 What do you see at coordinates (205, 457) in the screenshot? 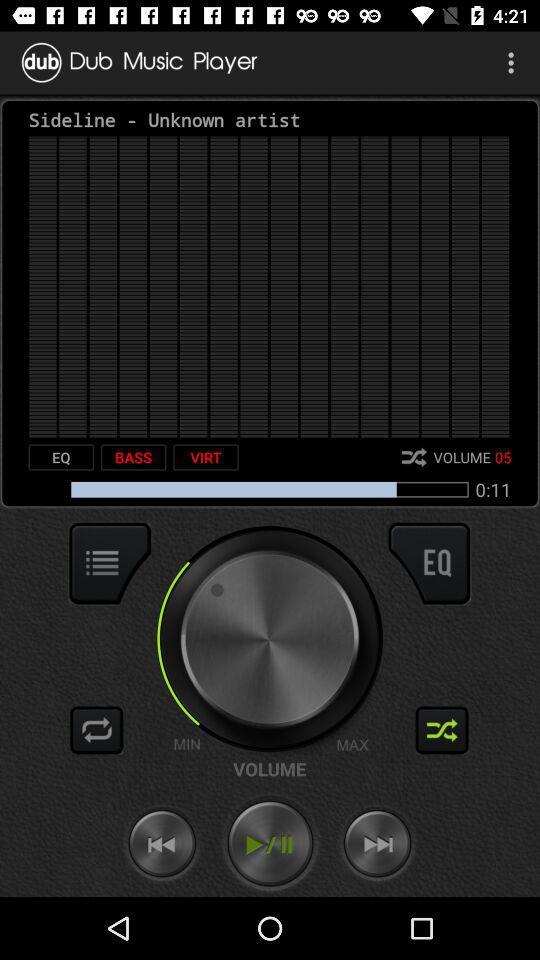
I see `virt` at bounding box center [205, 457].